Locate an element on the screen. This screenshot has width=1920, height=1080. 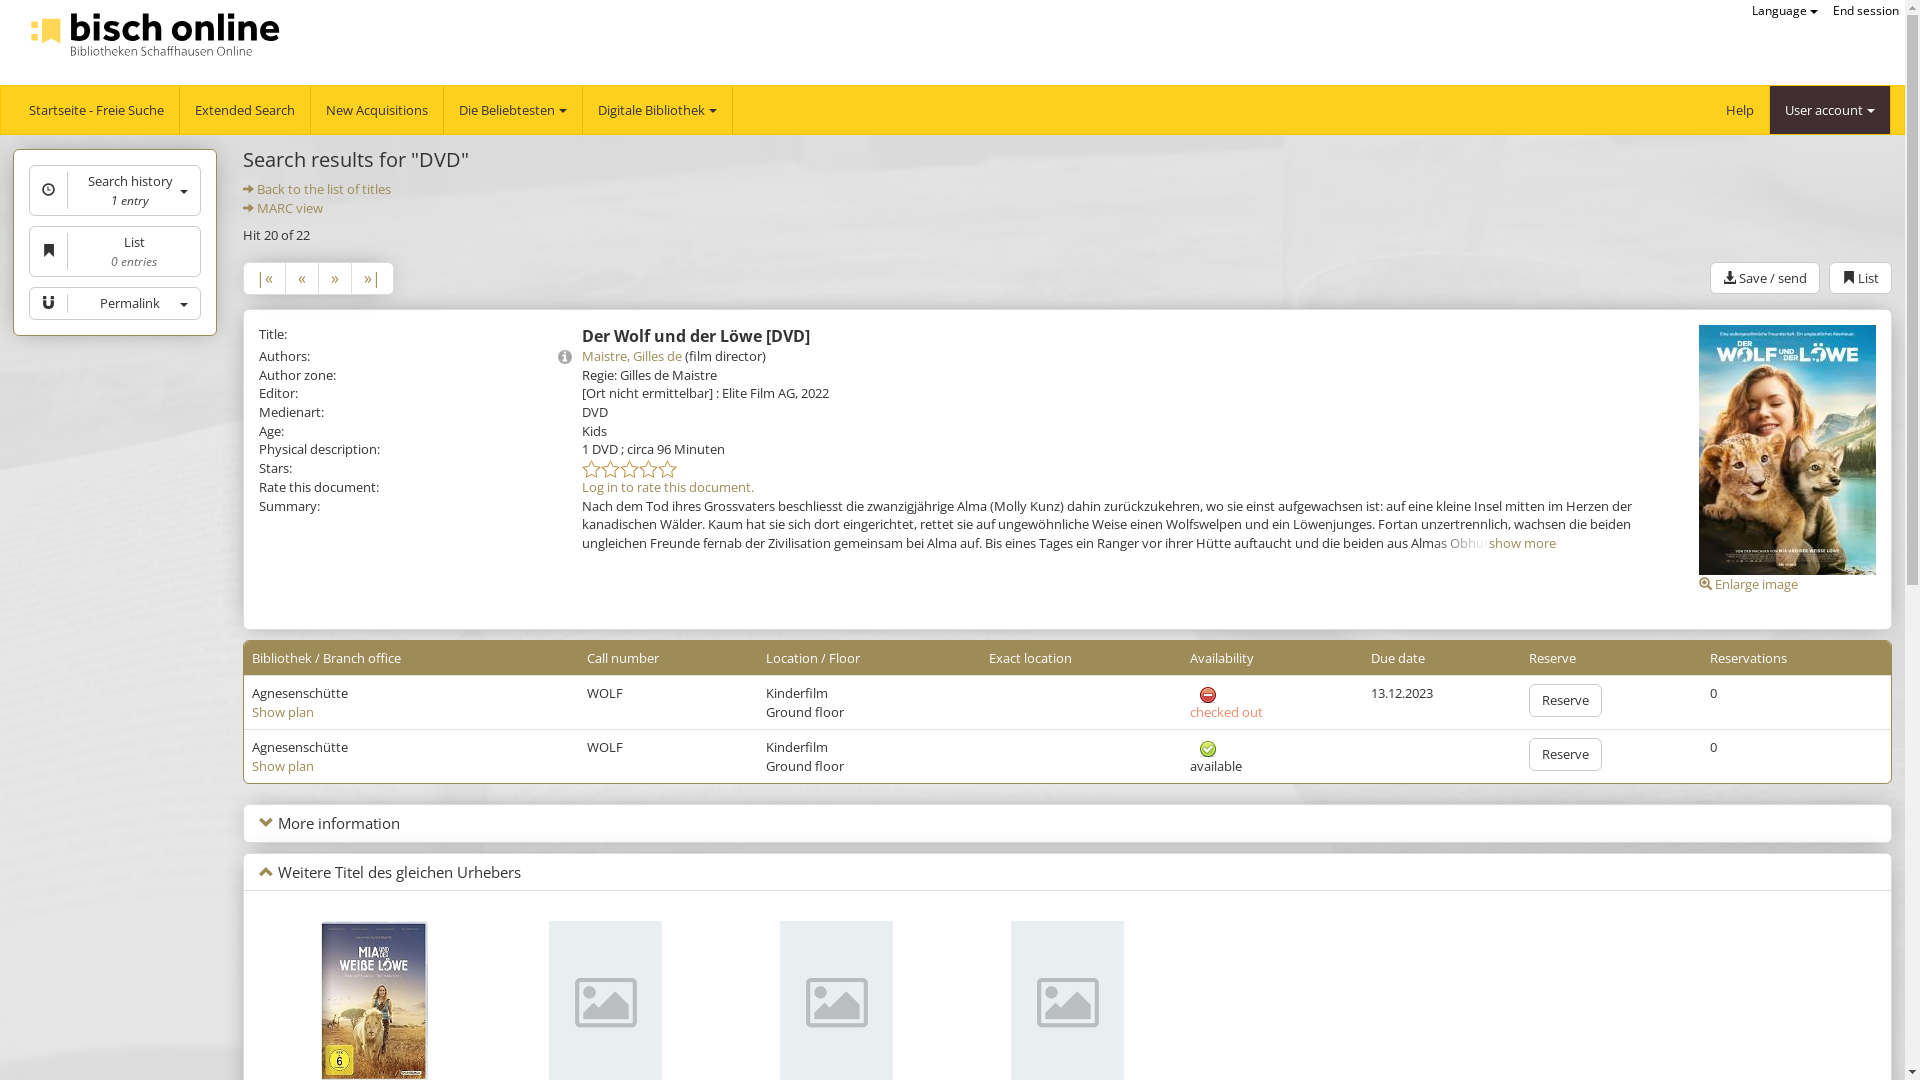
'Maistre, Gilles de' is located at coordinates (631, 354).